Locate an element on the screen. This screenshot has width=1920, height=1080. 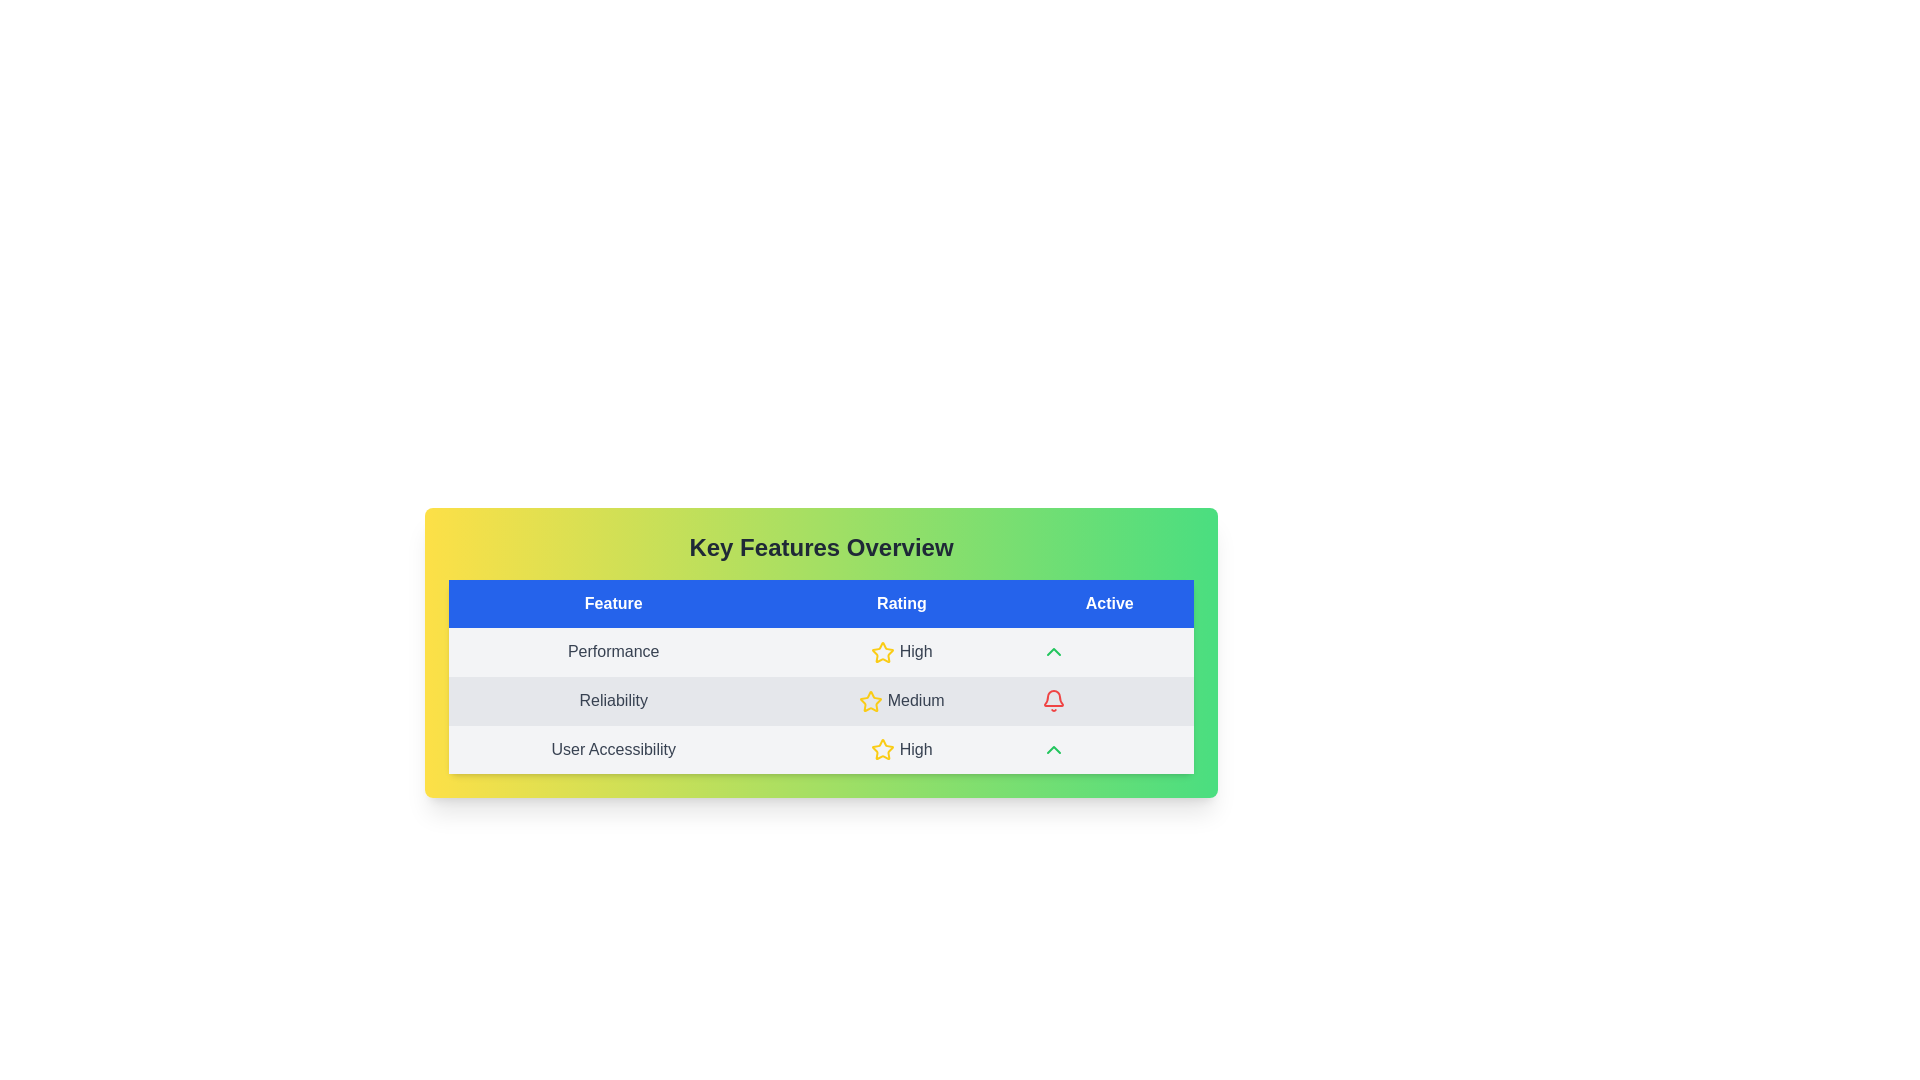
the star icon that represents a 'High' rating in the 'Rating' column of the first row in the 'Key Features Overview' table is located at coordinates (882, 652).